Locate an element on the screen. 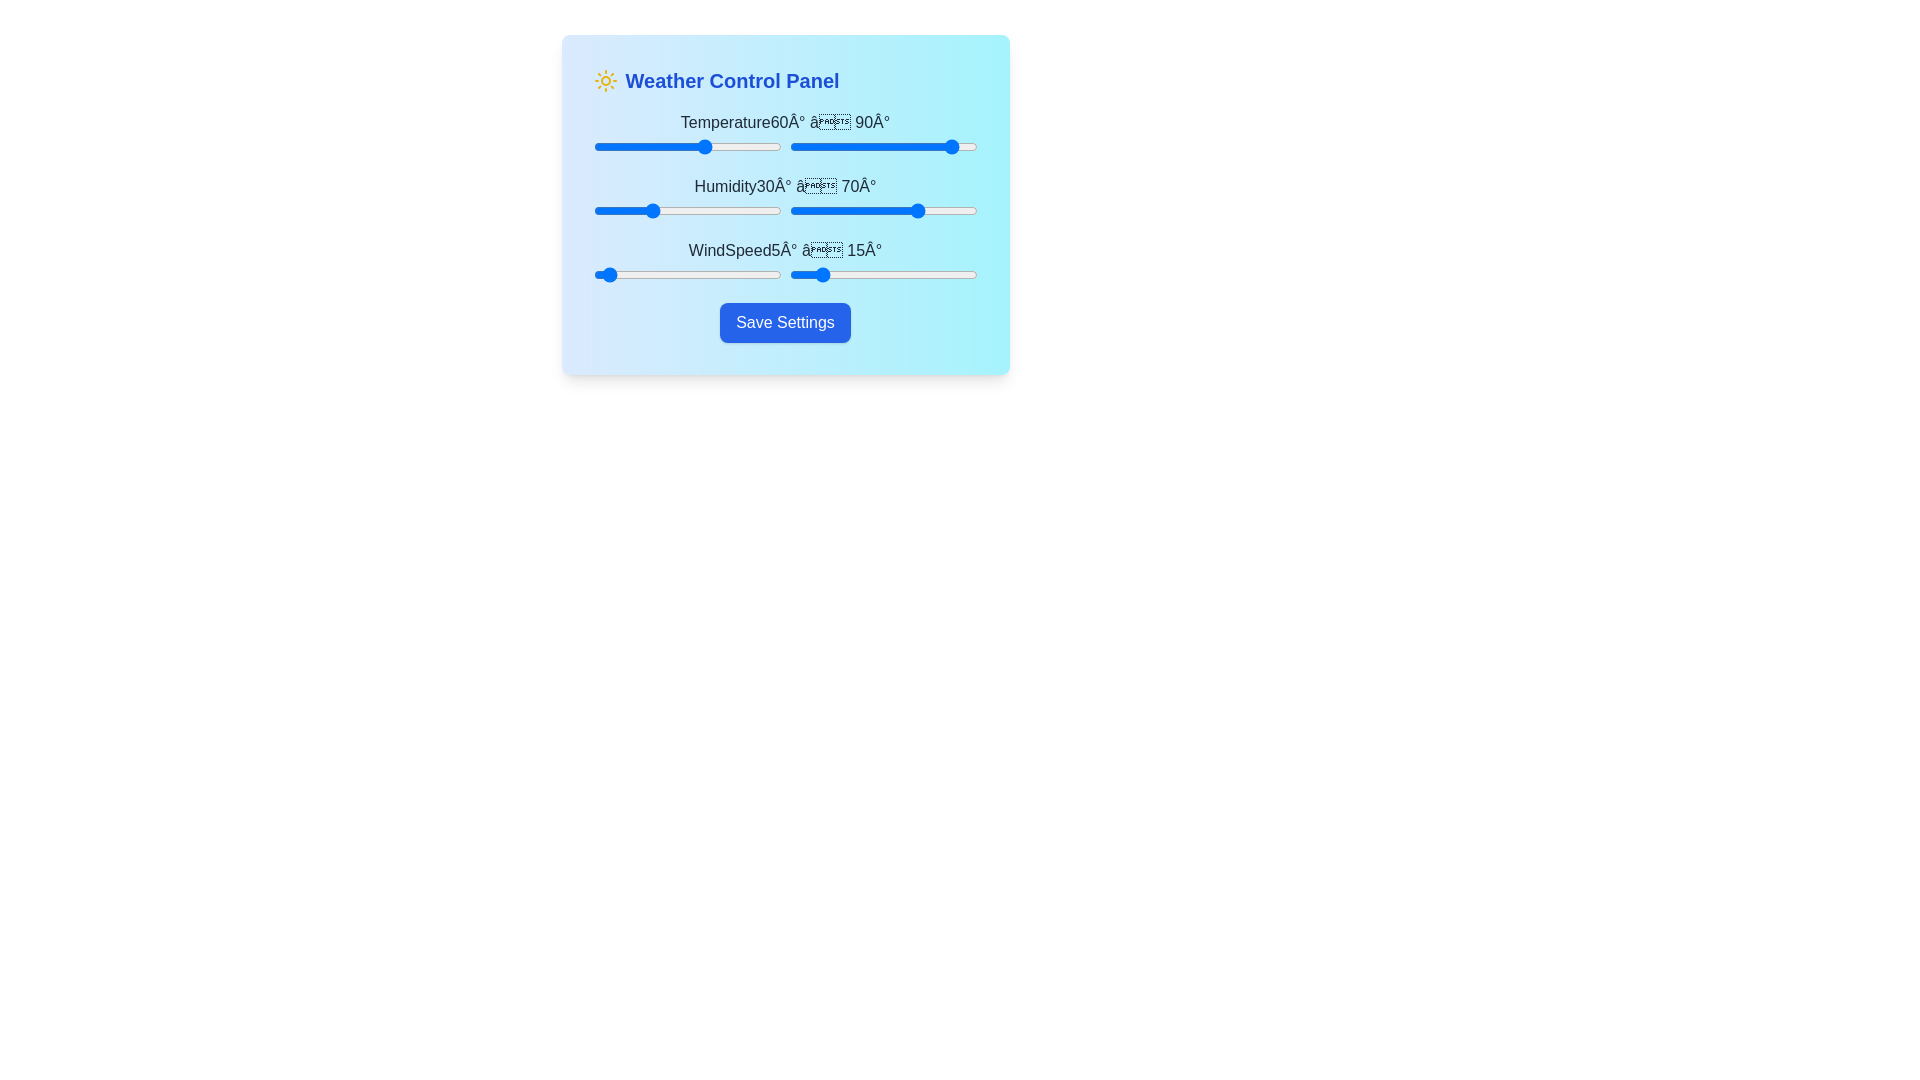 The width and height of the screenshot is (1920, 1080). the icon next to the title to display additional information is located at coordinates (604, 80).